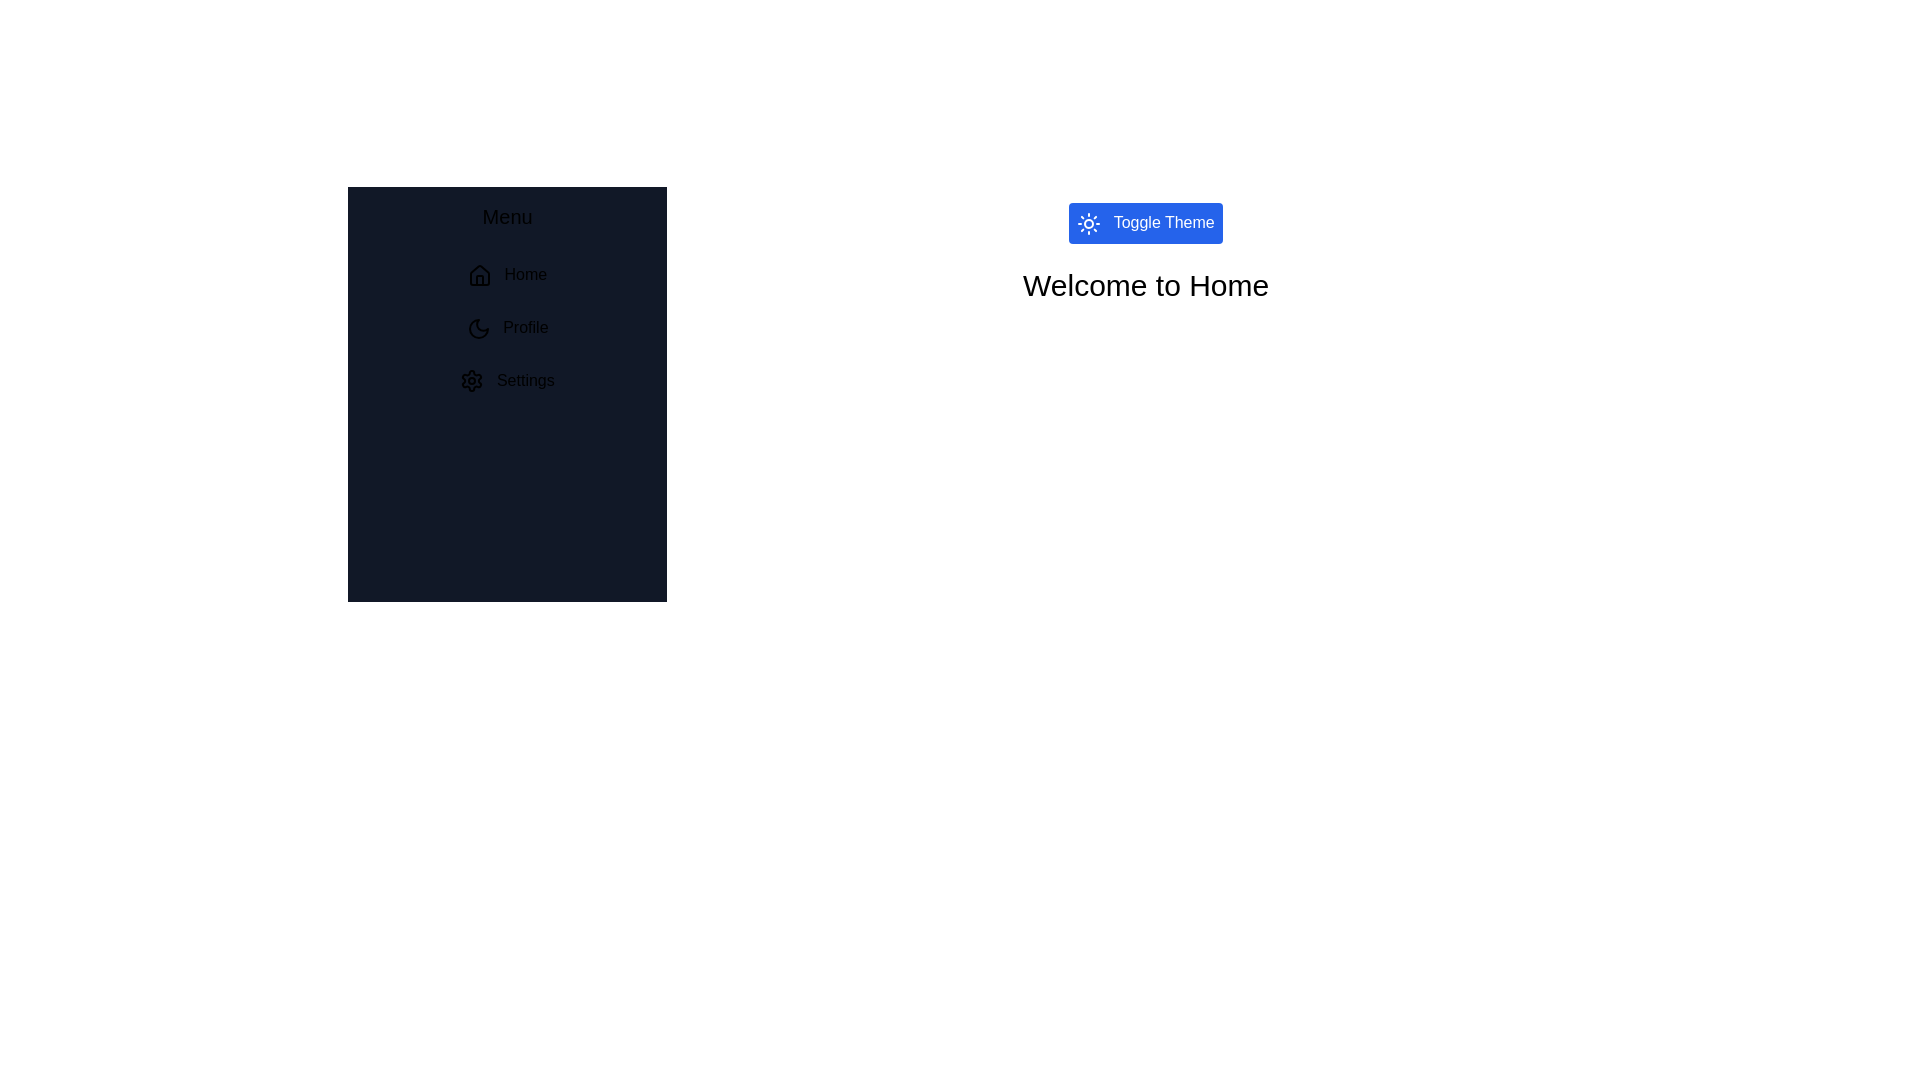 Image resolution: width=1920 pixels, height=1080 pixels. Describe the element at coordinates (507, 380) in the screenshot. I see `the Settings section from the menu` at that location.